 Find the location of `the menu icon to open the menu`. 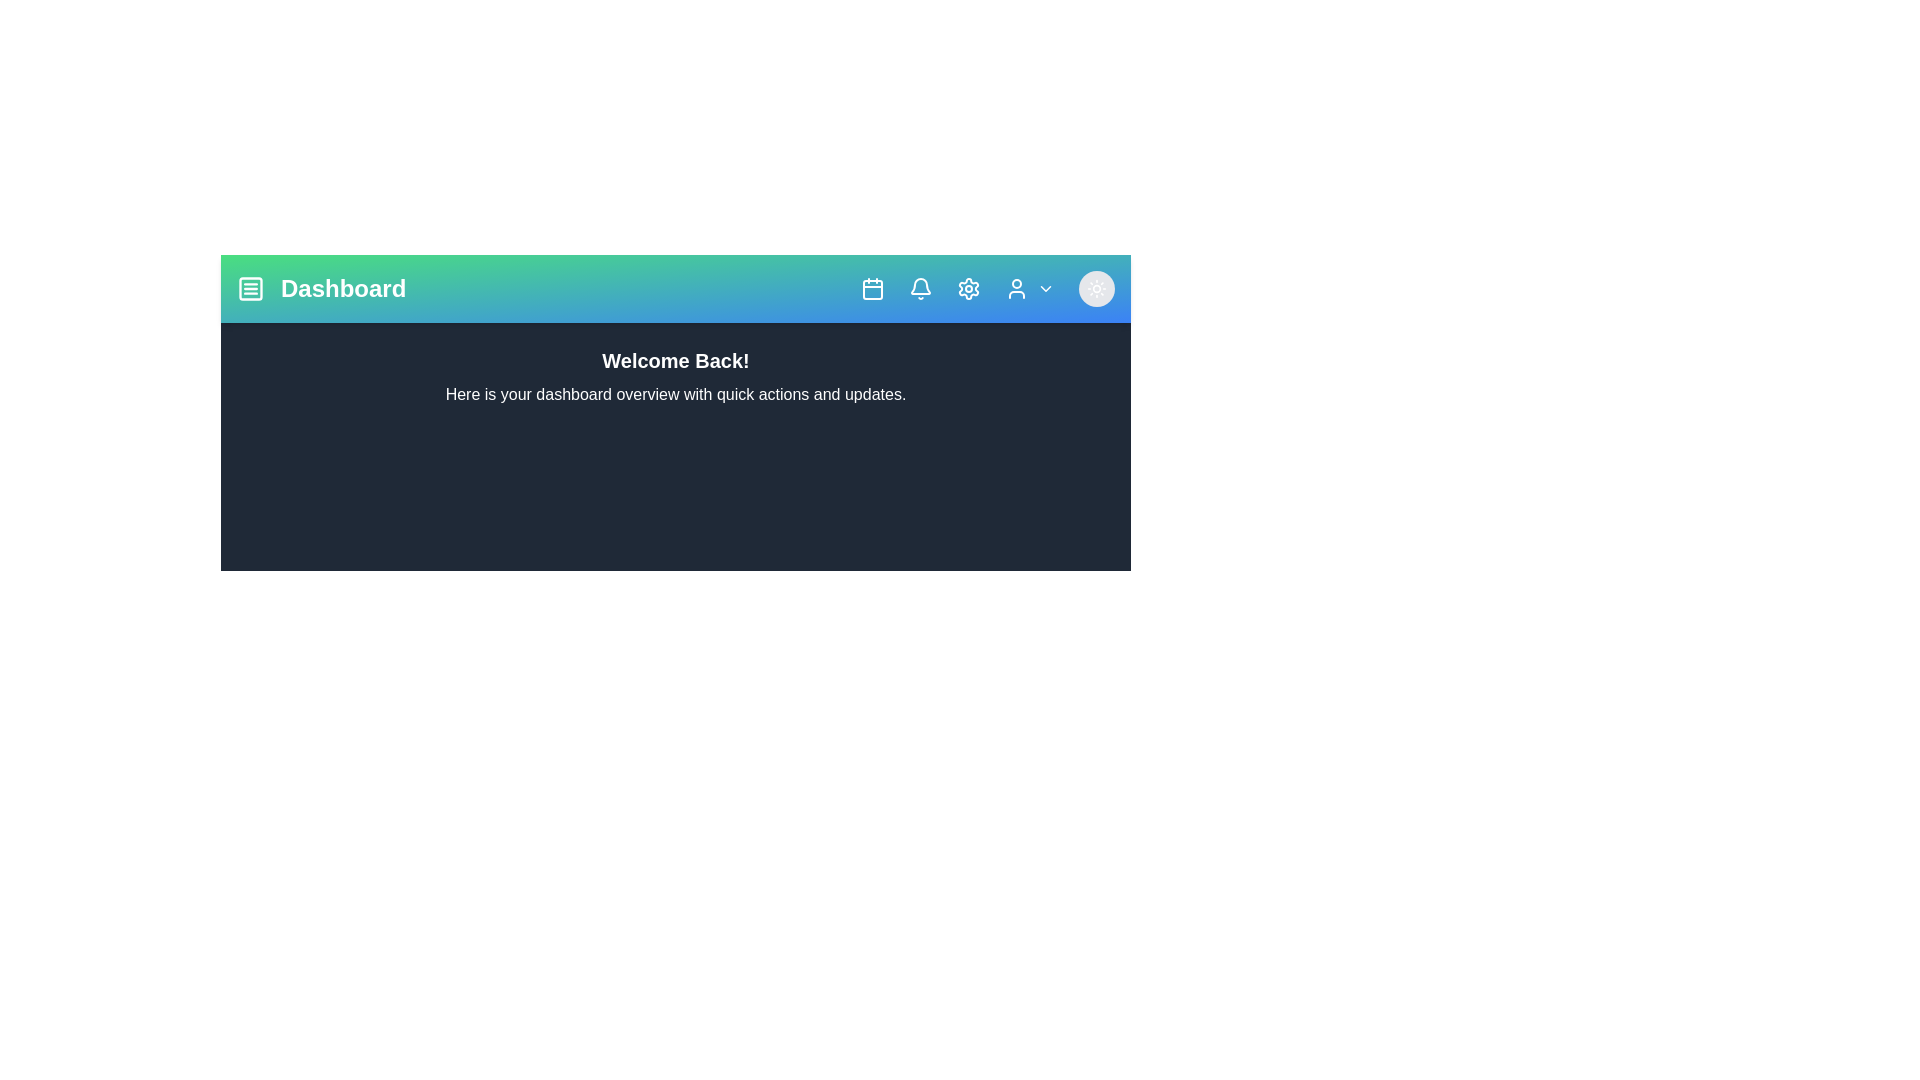

the menu icon to open the menu is located at coordinates (249, 289).